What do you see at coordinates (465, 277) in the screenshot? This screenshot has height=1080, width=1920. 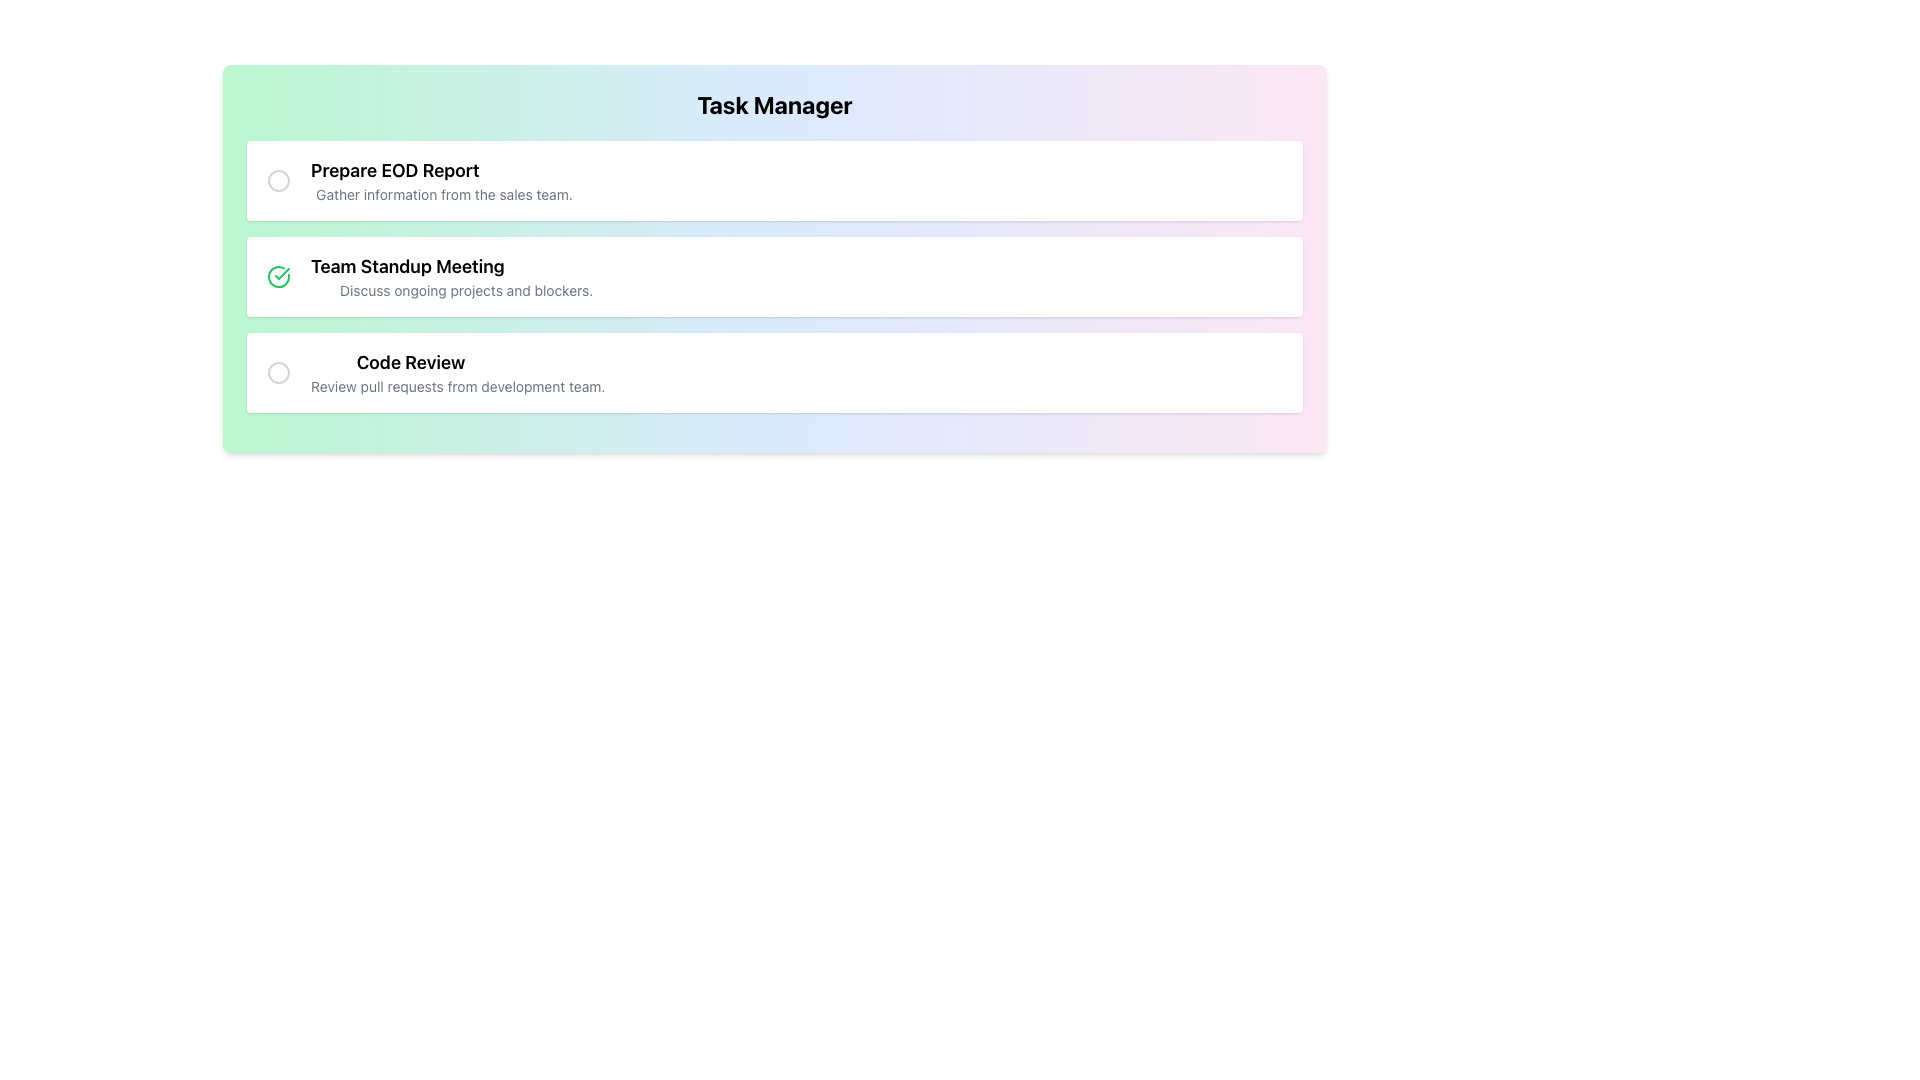 I see `the Label or Text Display that represents a task entry, located between 'Prepare EOD Report' and 'Code Review' in the task list` at bounding box center [465, 277].